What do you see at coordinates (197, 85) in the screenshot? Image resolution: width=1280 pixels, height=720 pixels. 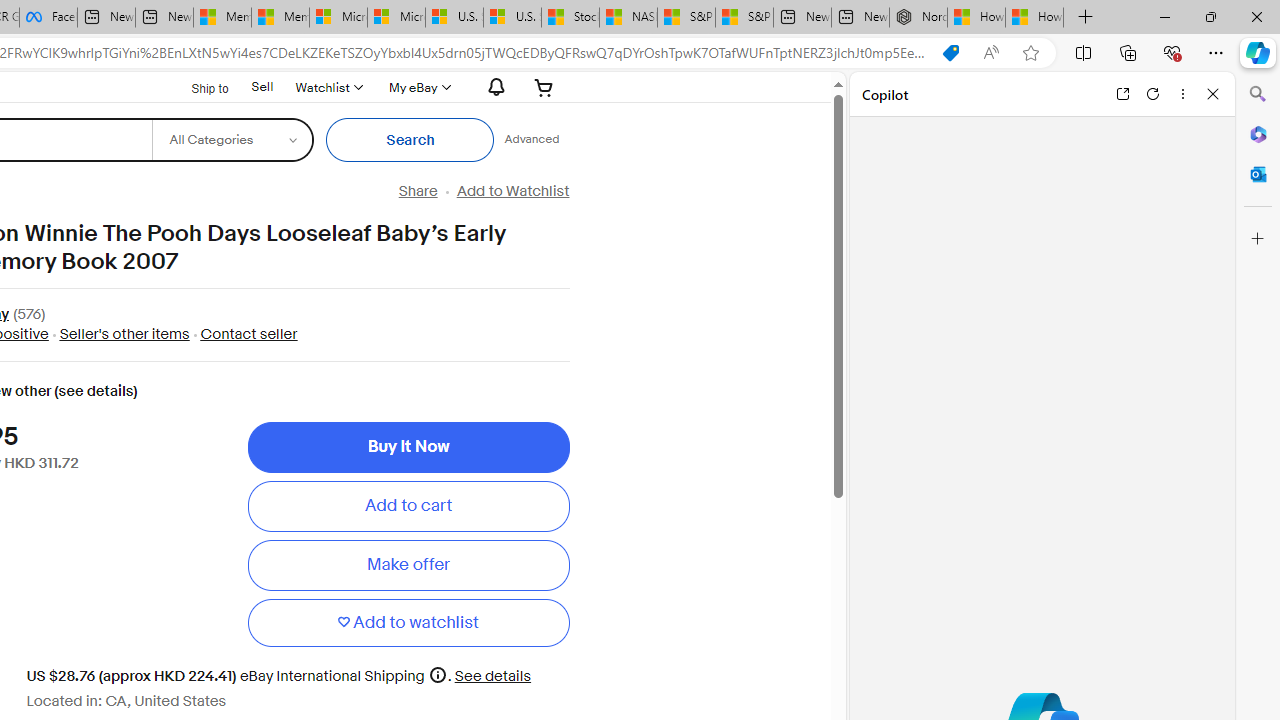 I see `'Ship to'` at bounding box center [197, 85].